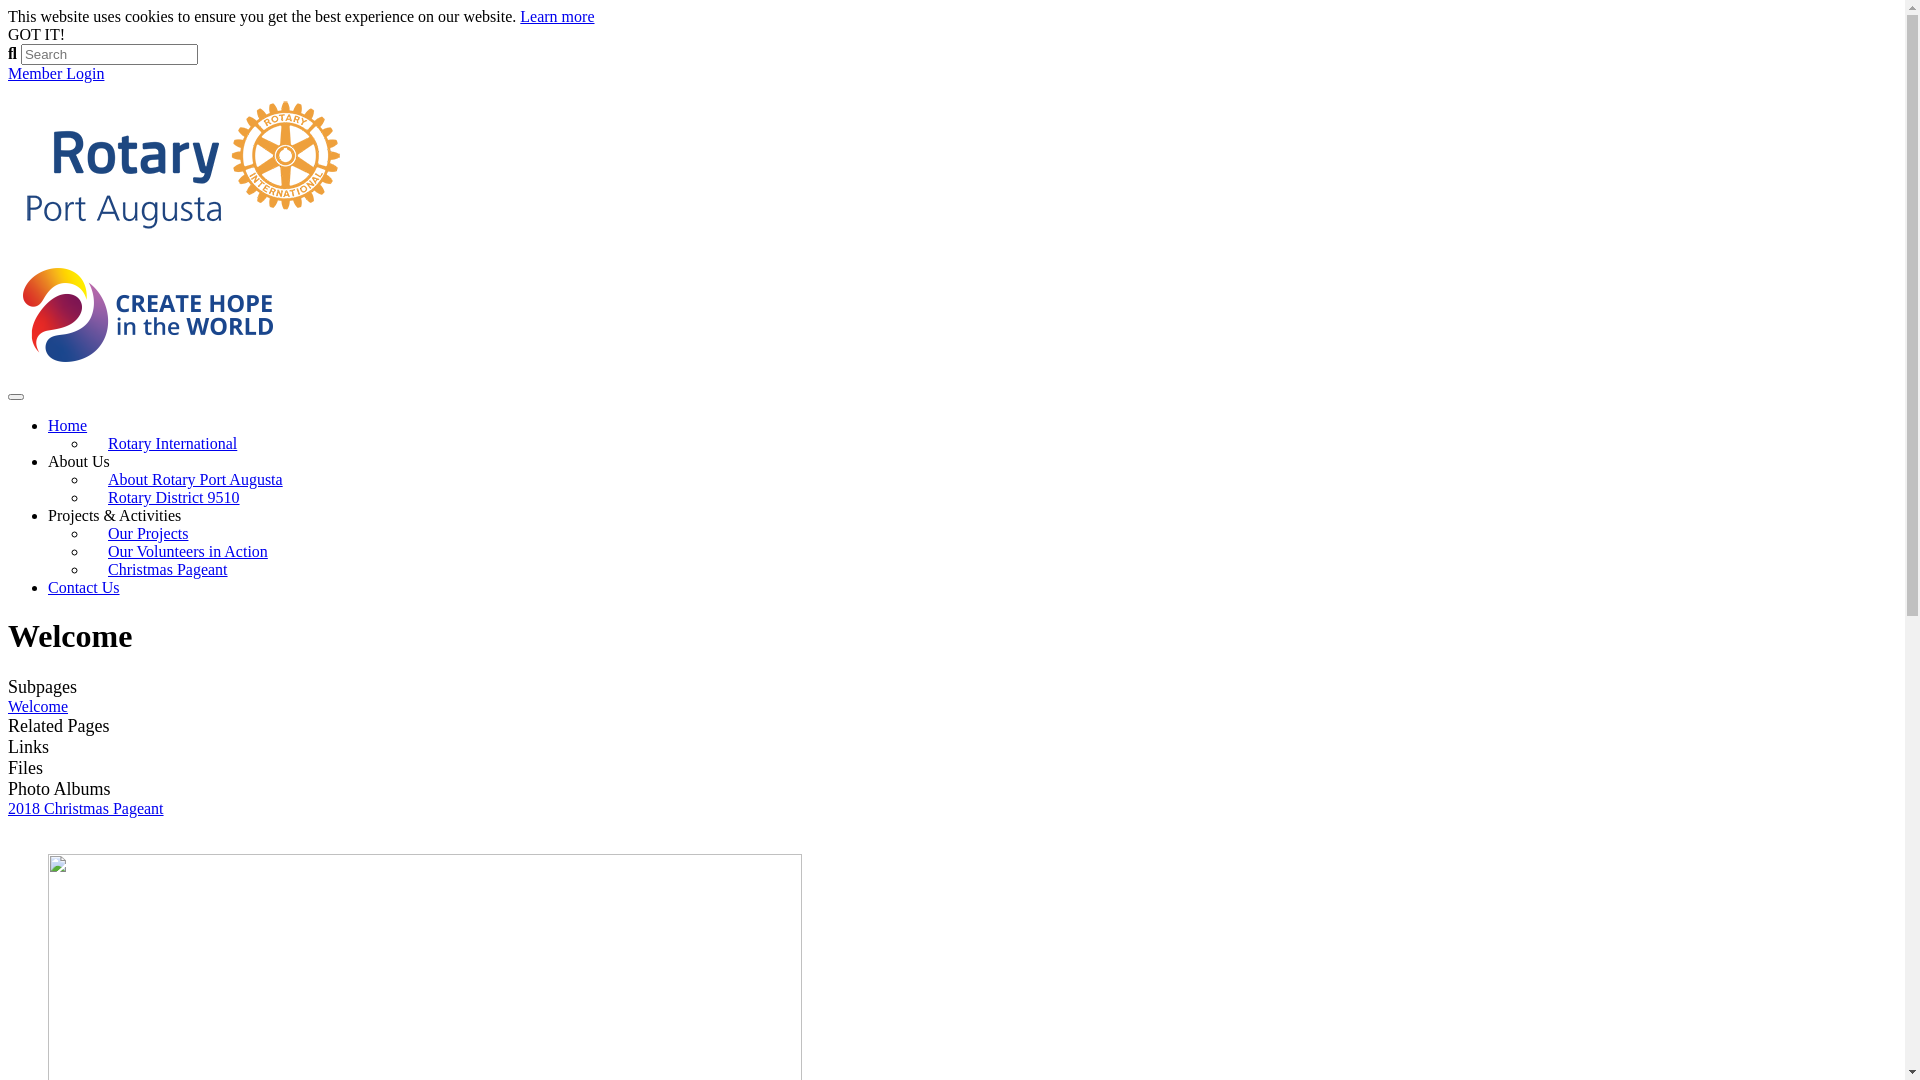  I want to click on 'Rotary District 9510', so click(173, 496).